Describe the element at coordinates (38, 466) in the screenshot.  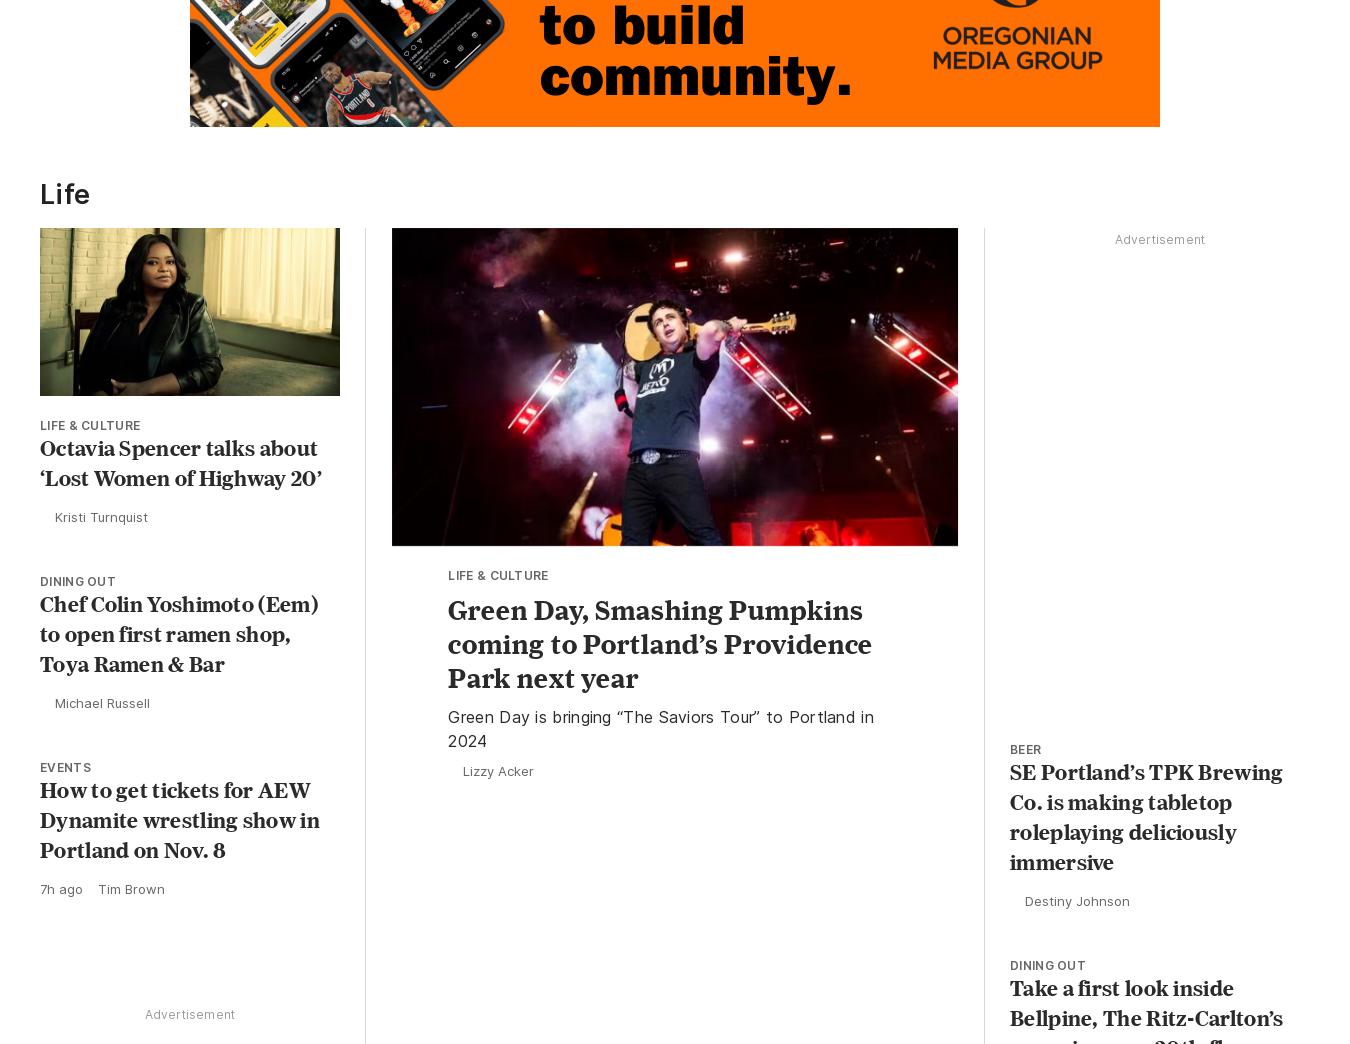
I see `'Octavia Spencer talks about ‘Lost Women of Highway 20’'` at that location.